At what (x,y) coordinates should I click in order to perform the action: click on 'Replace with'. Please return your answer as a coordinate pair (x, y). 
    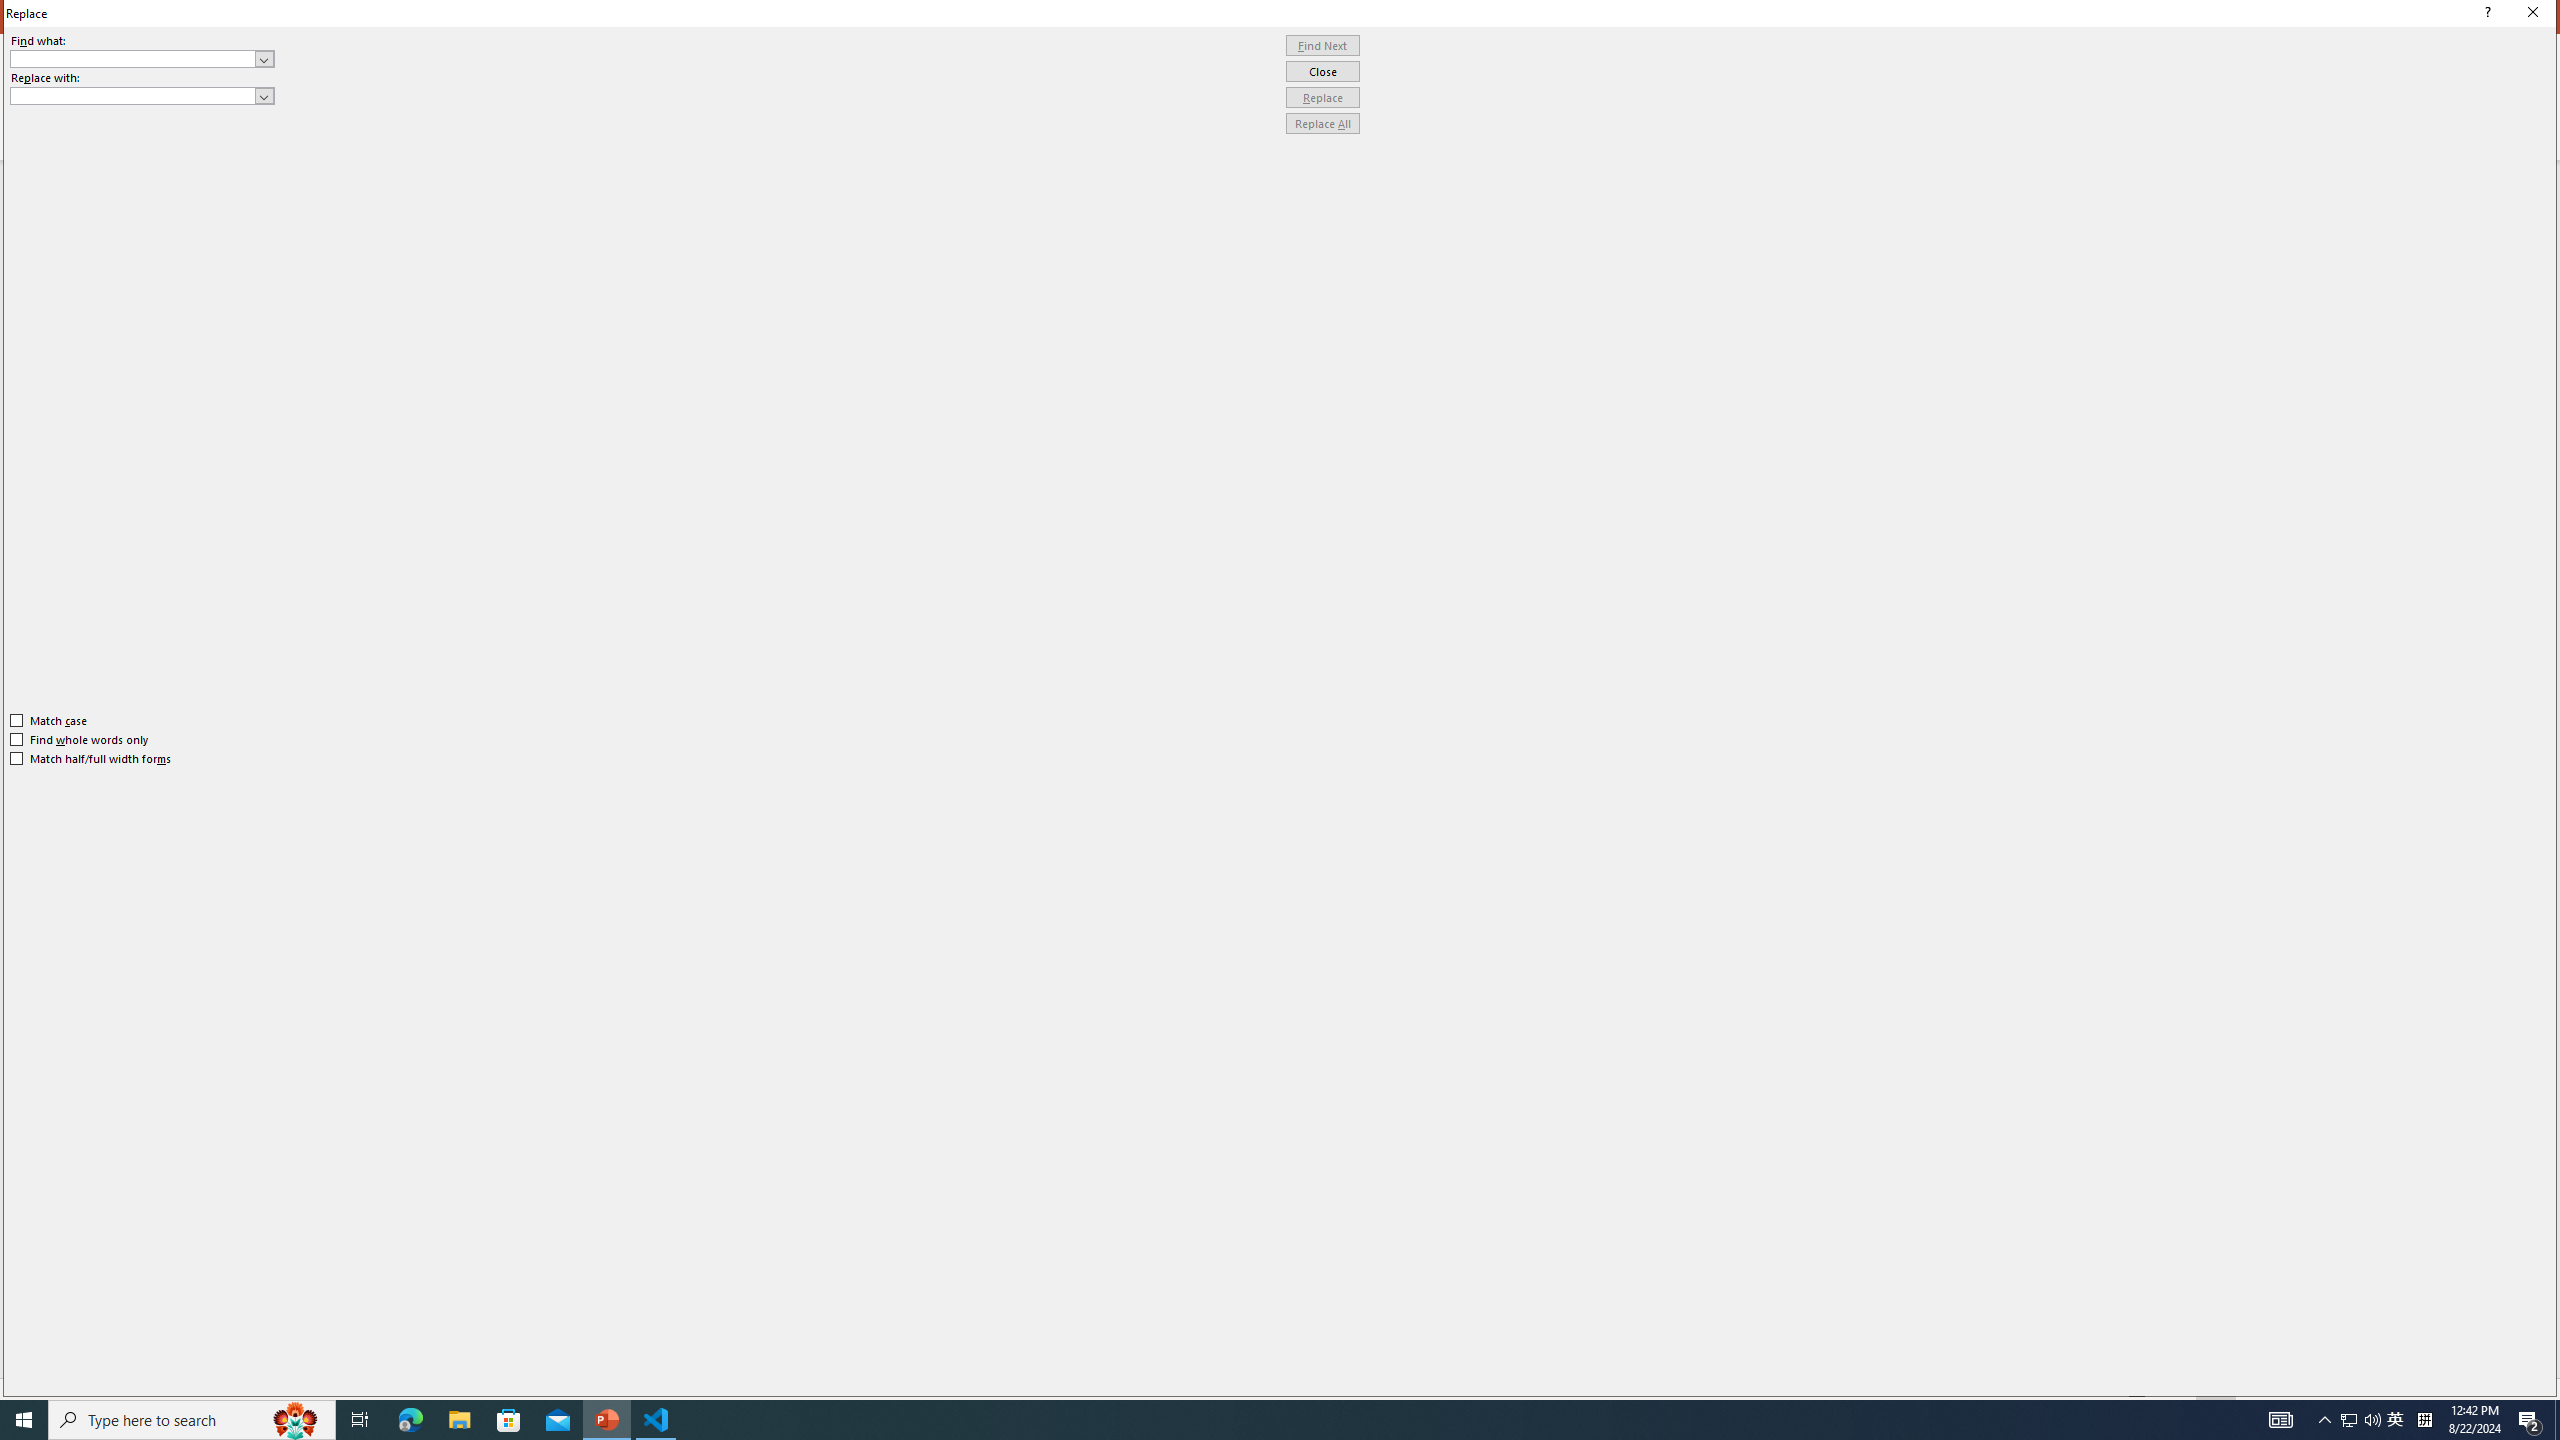
    Looking at the image, I should click on (142, 95).